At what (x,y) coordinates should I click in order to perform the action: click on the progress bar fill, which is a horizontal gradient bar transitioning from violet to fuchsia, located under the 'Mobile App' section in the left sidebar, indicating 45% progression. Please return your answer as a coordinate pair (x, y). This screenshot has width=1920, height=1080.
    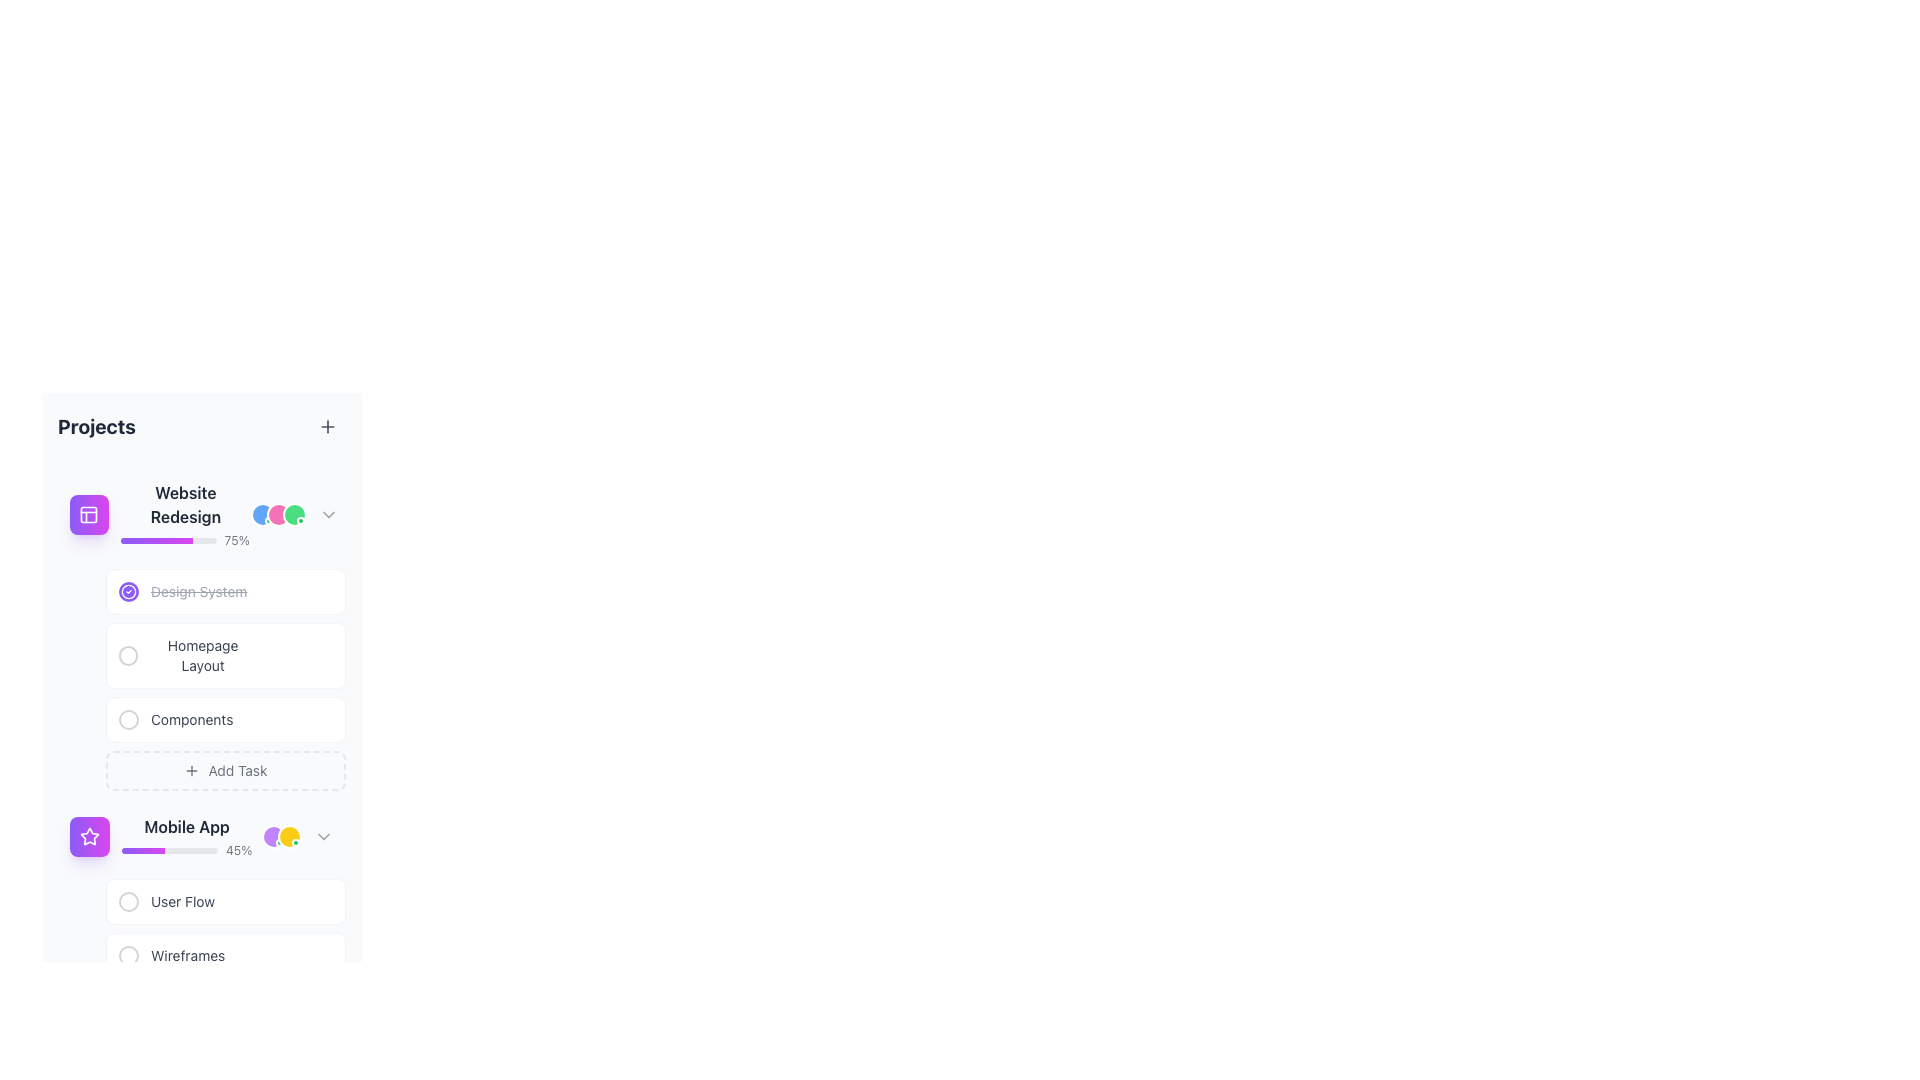
    Looking at the image, I should click on (142, 851).